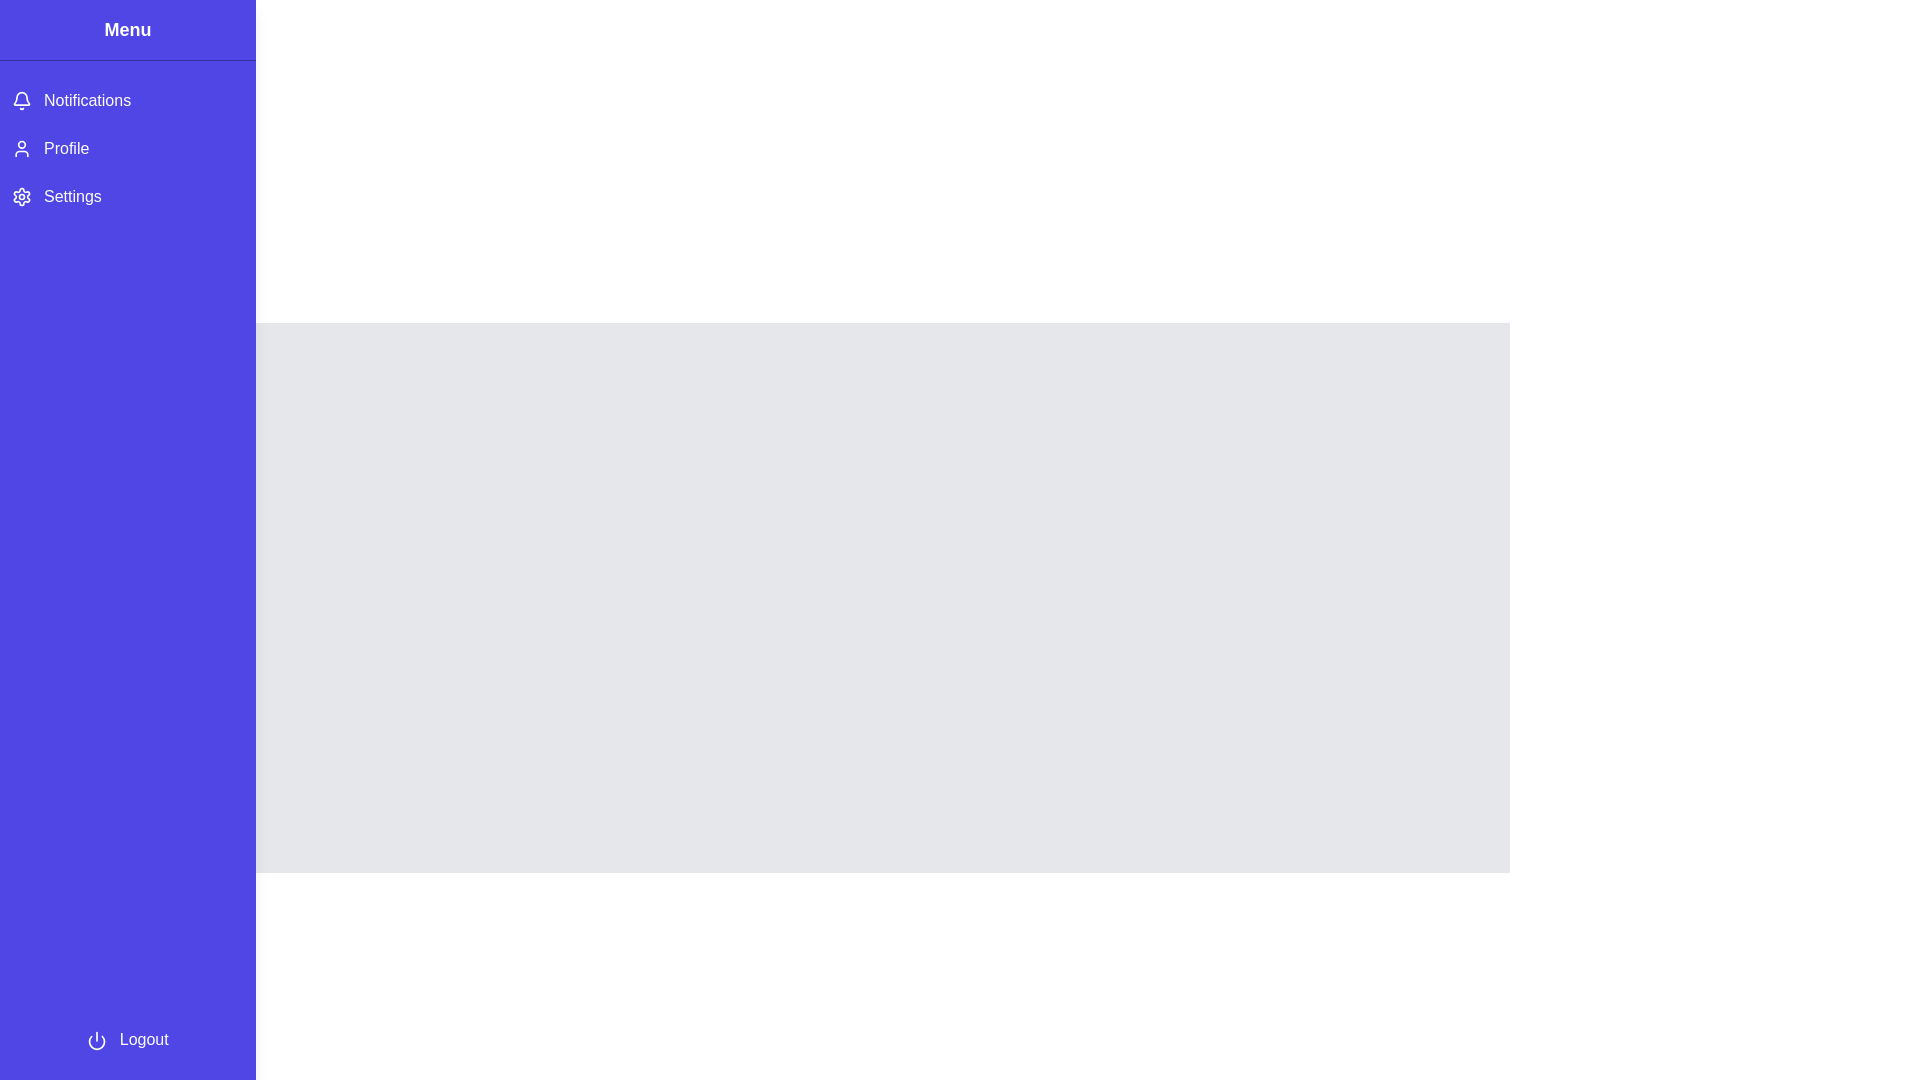 The image size is (1920, 1080). What do you see at coordinates (127, 100) in the screenshot?
I see `the 'Notifications' menu item in the drawer` at bounding box center [127, 100].